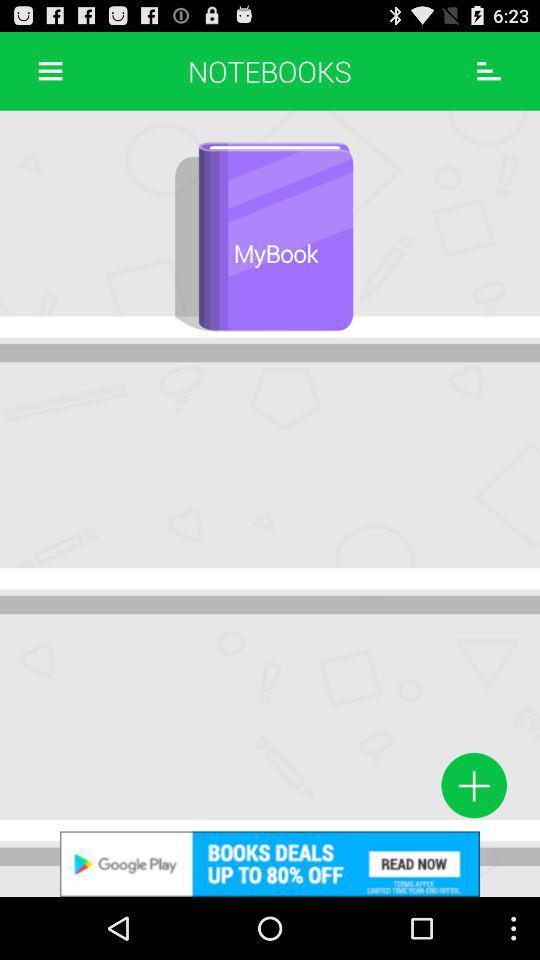  I want to click on the filter_list icon, so click(488, 75).